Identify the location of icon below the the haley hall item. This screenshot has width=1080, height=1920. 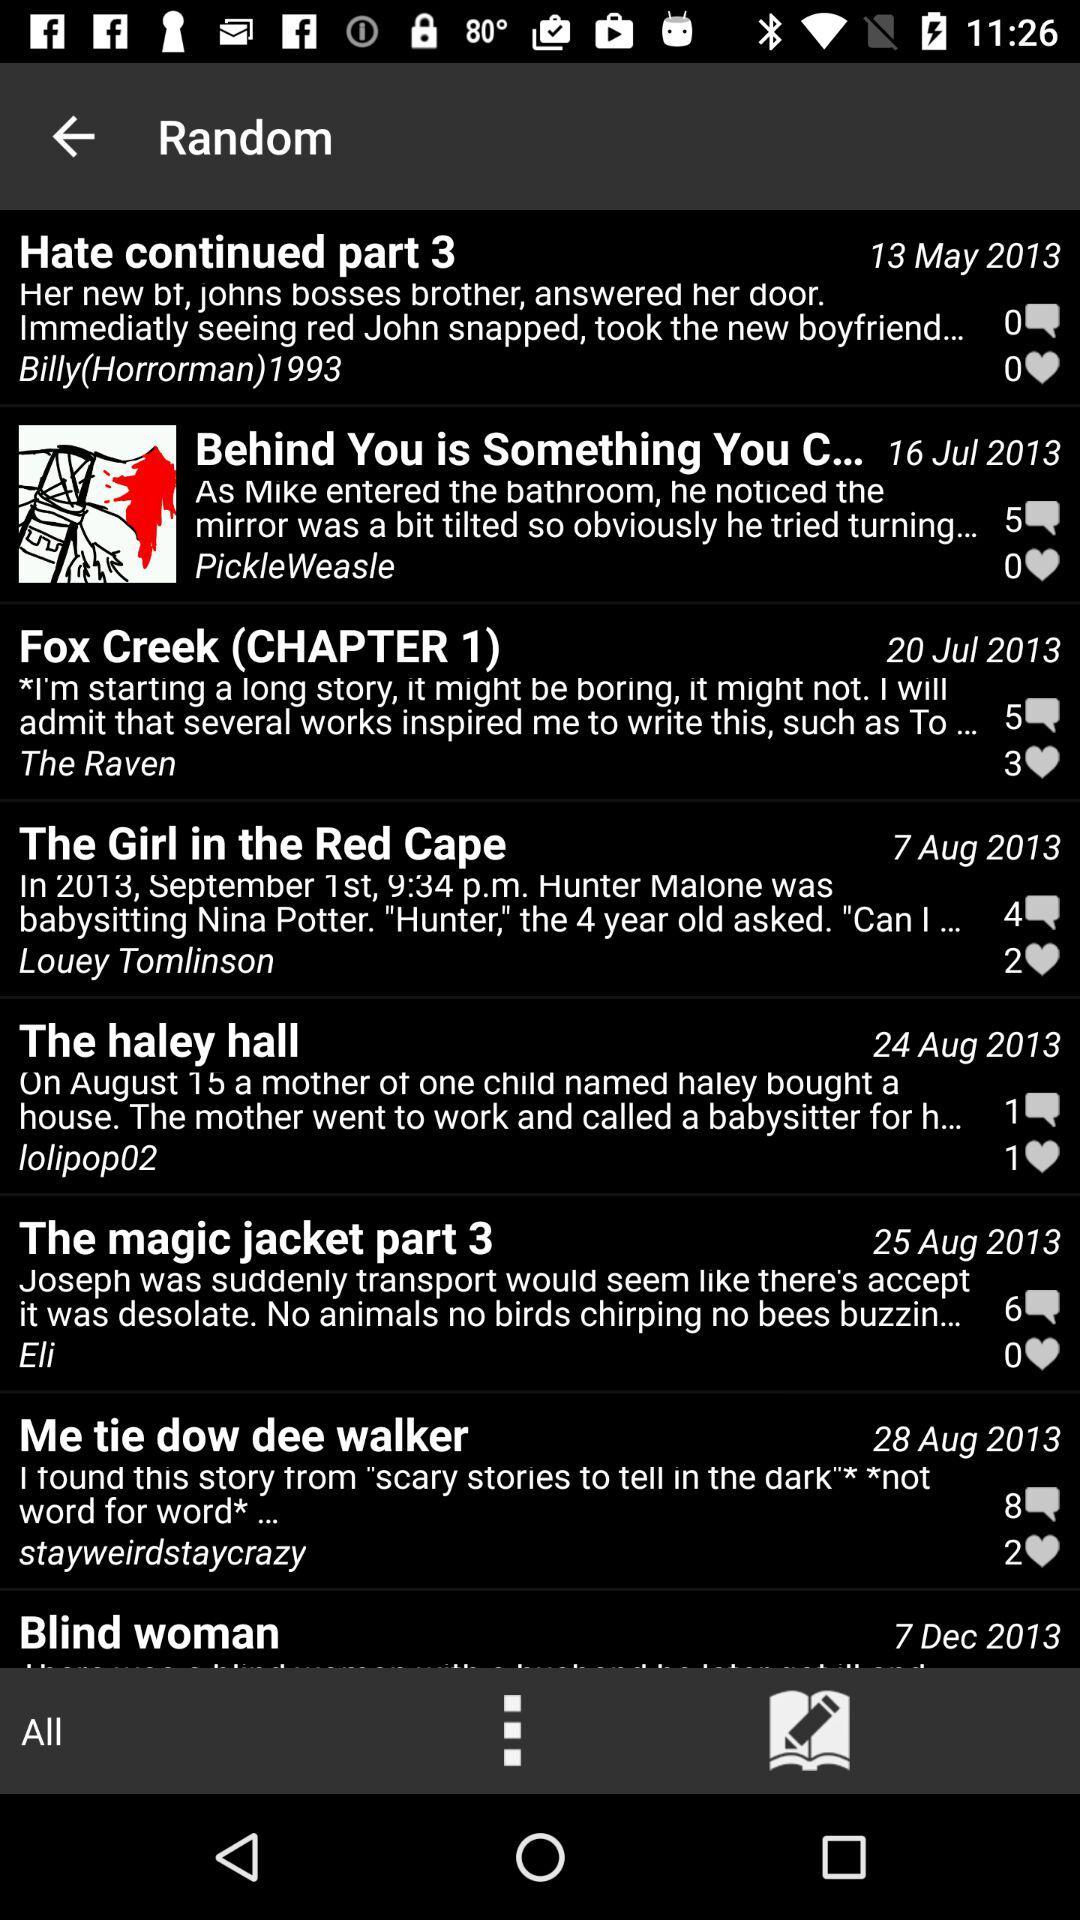
(87, 1156).